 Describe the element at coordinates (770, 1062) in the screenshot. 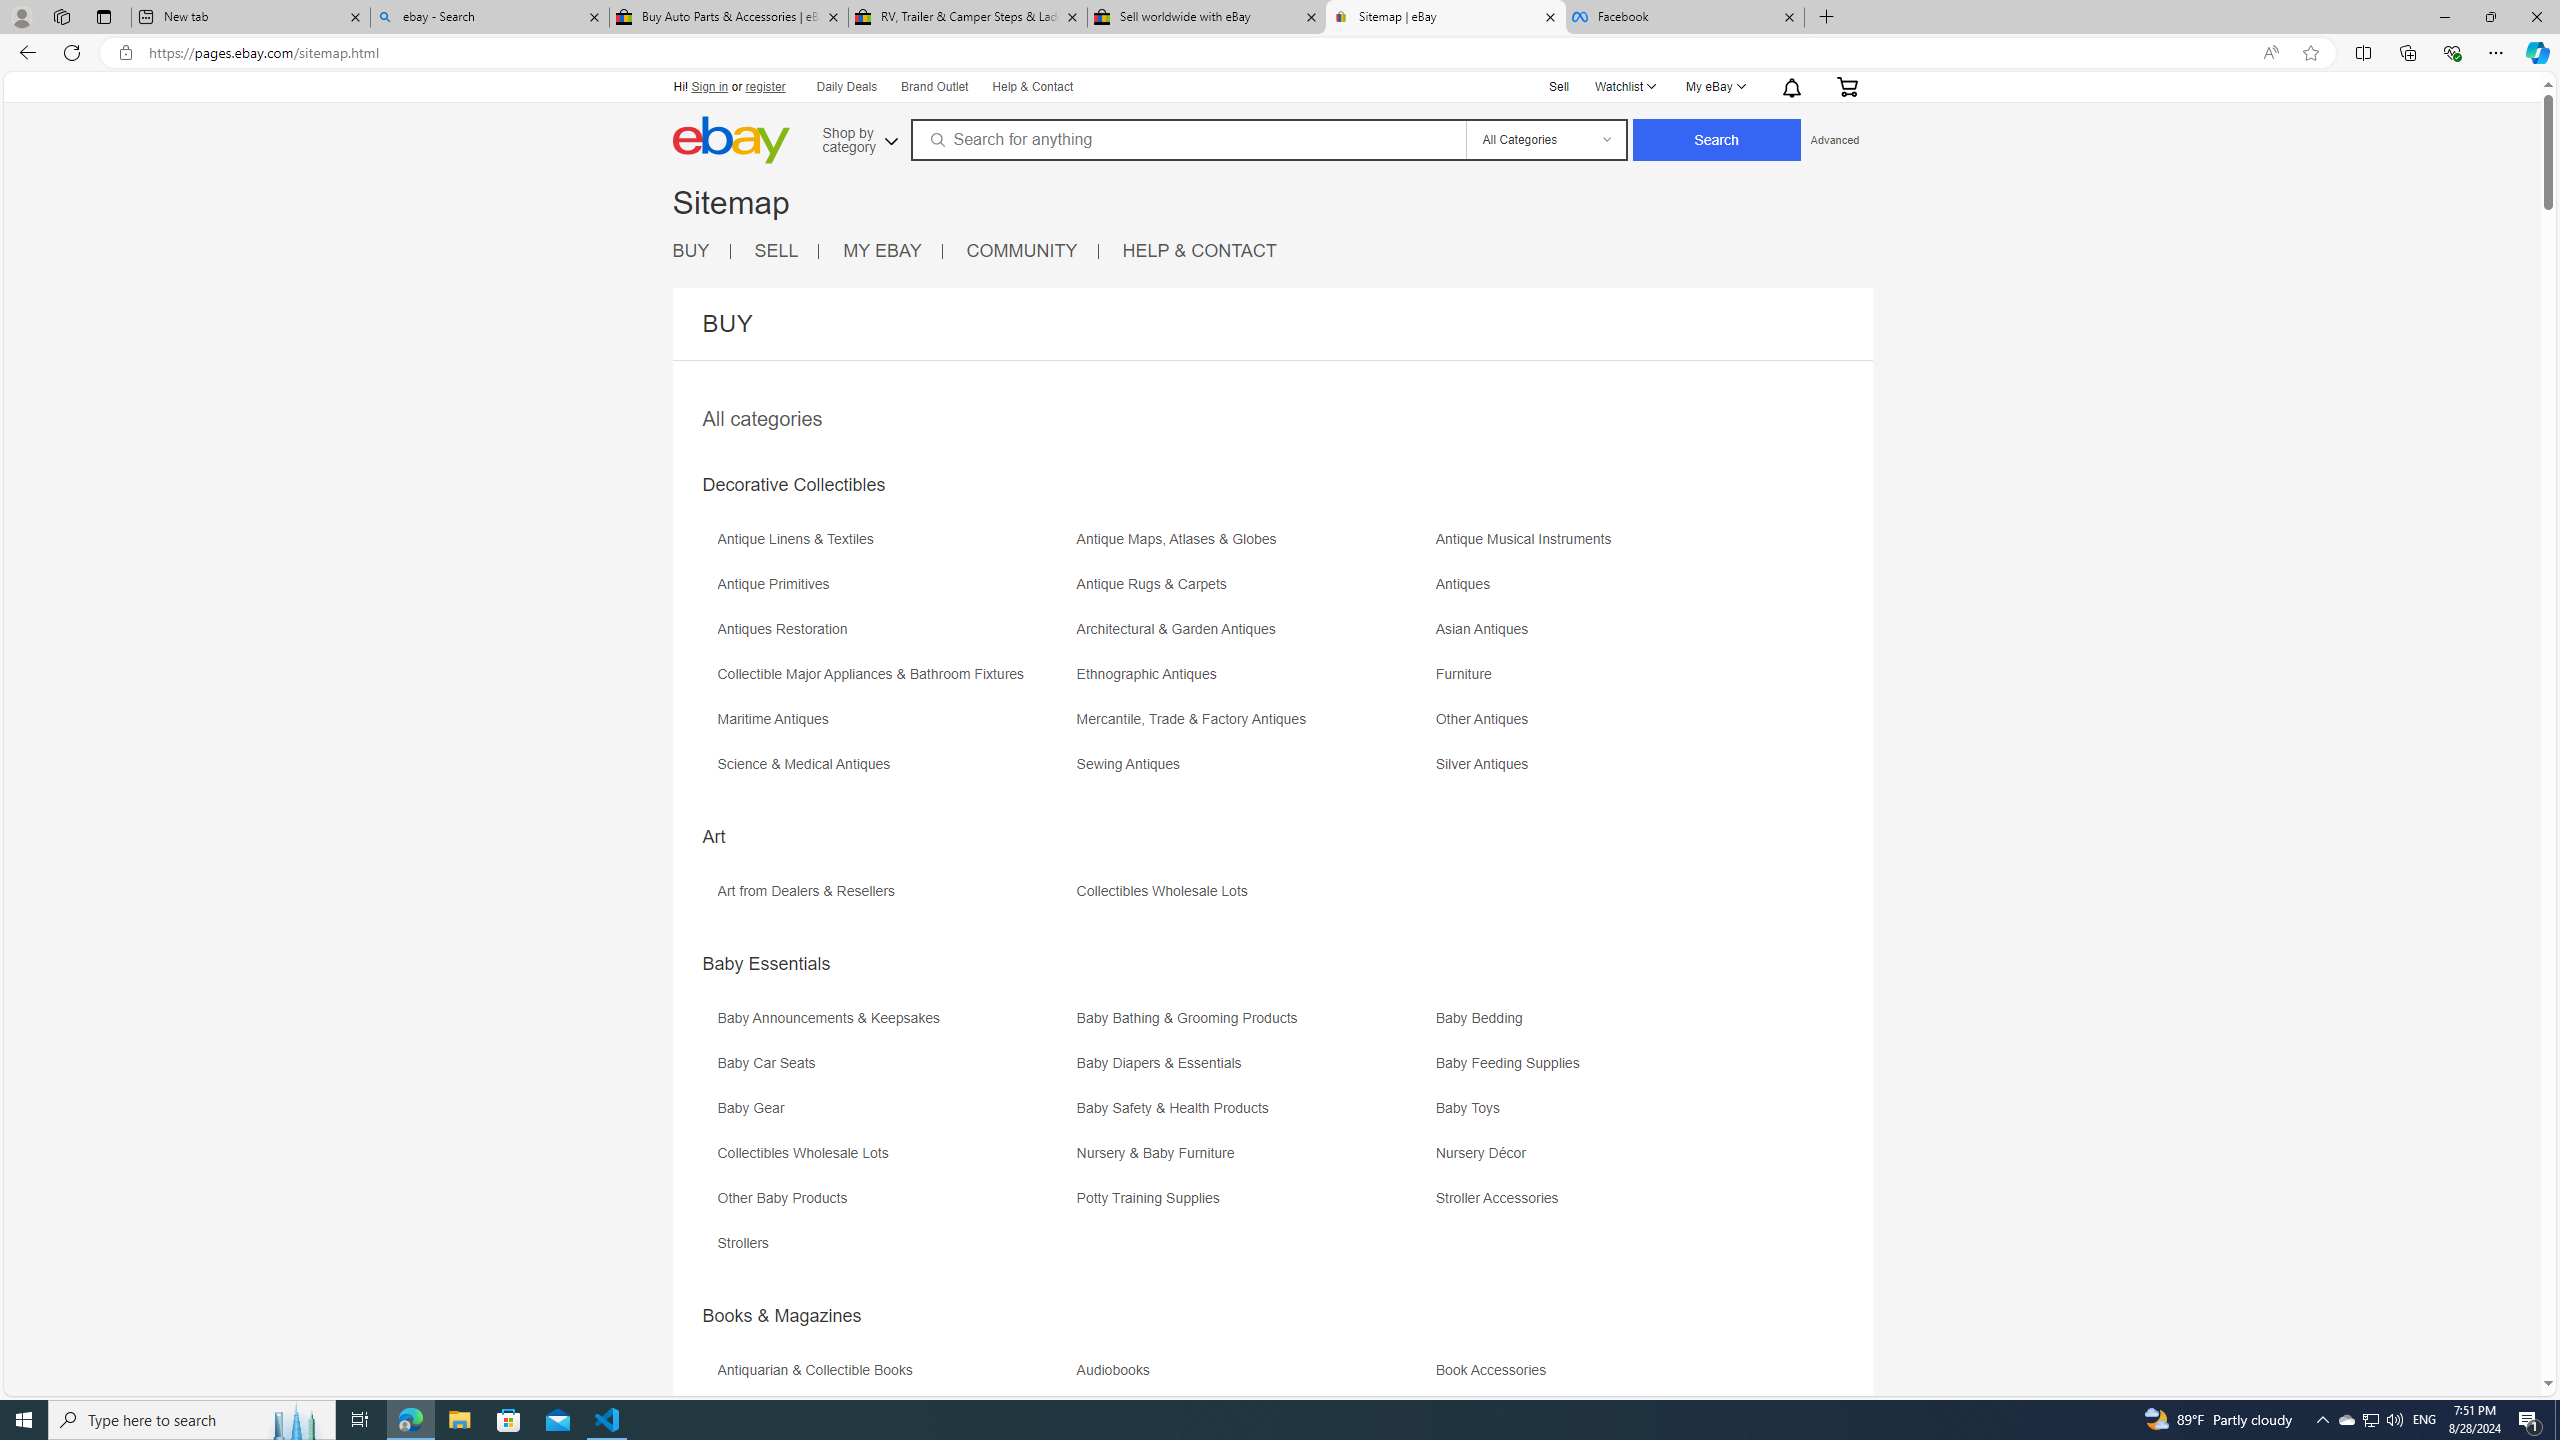

I see `'Baby Car Seats'` at that location.